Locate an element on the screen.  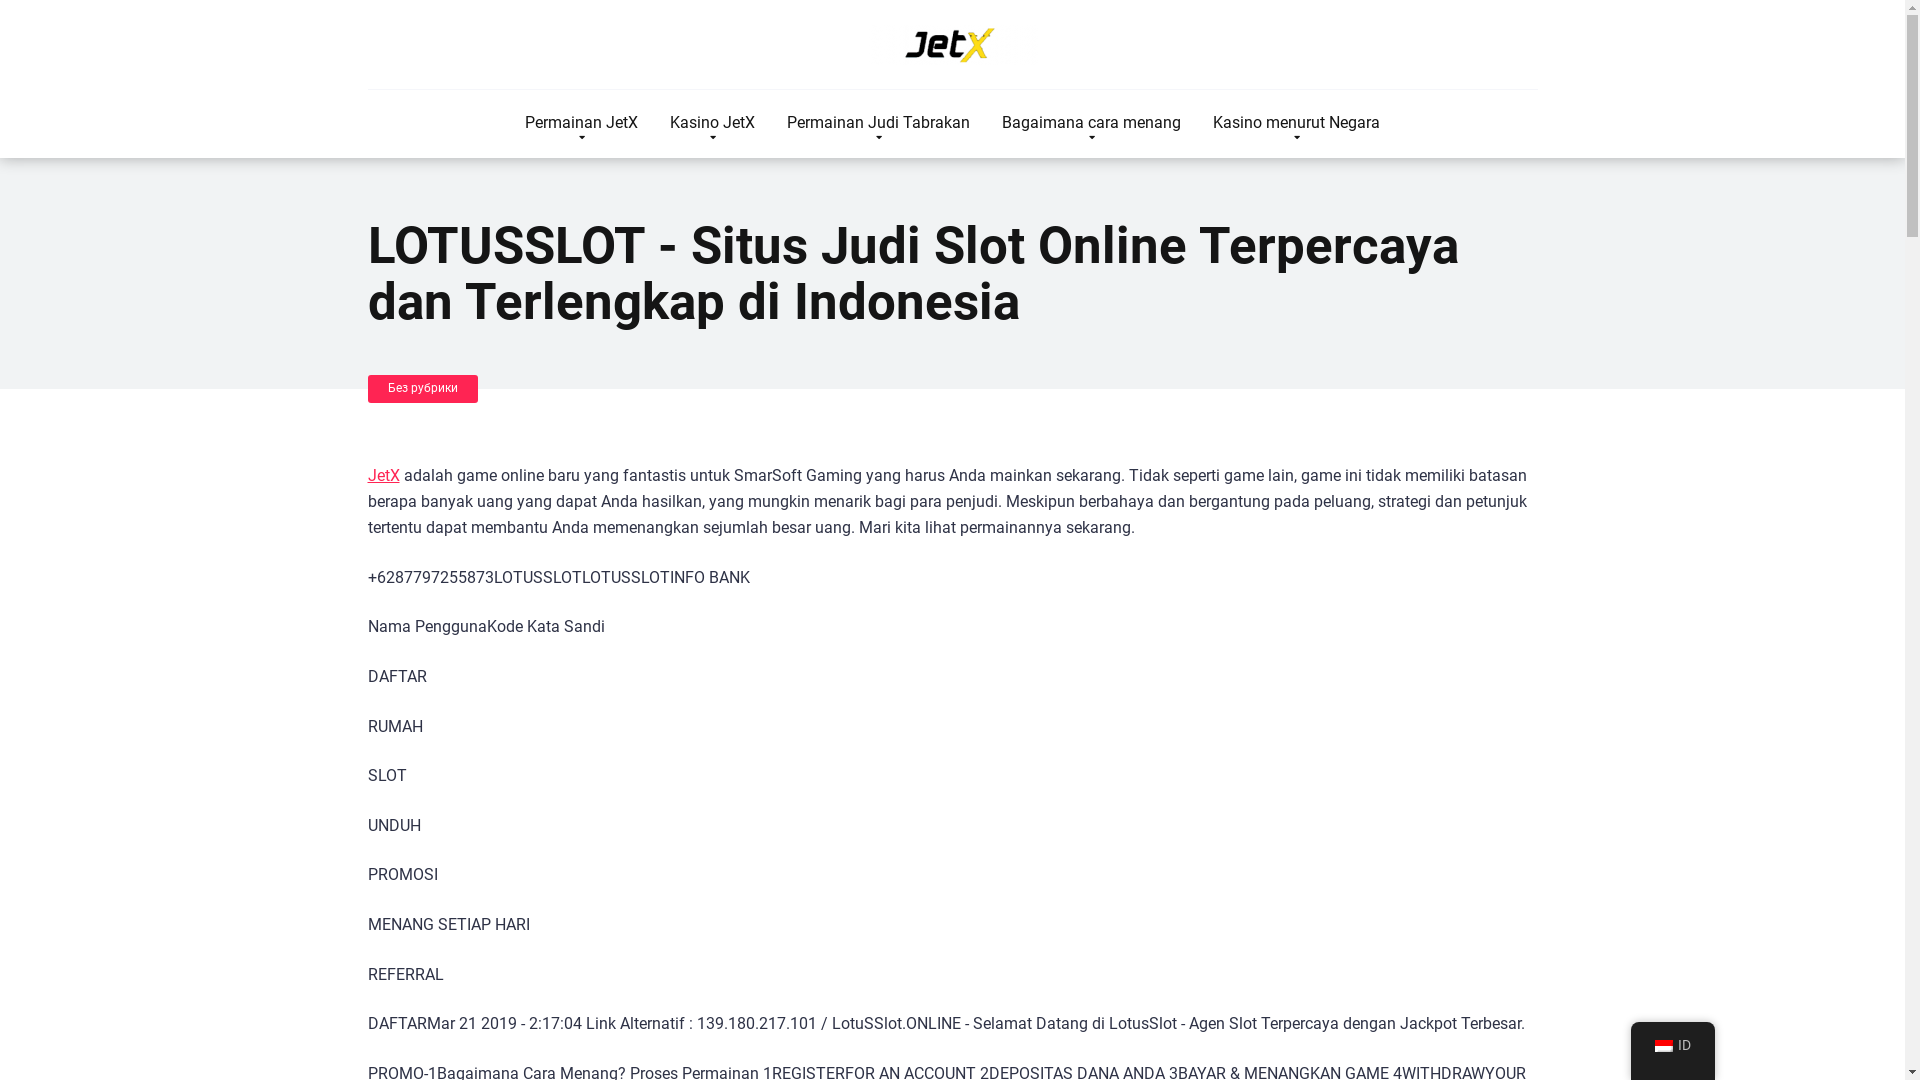
'Permainan Judi Tabrakan' is located at coordinates (878, 123).